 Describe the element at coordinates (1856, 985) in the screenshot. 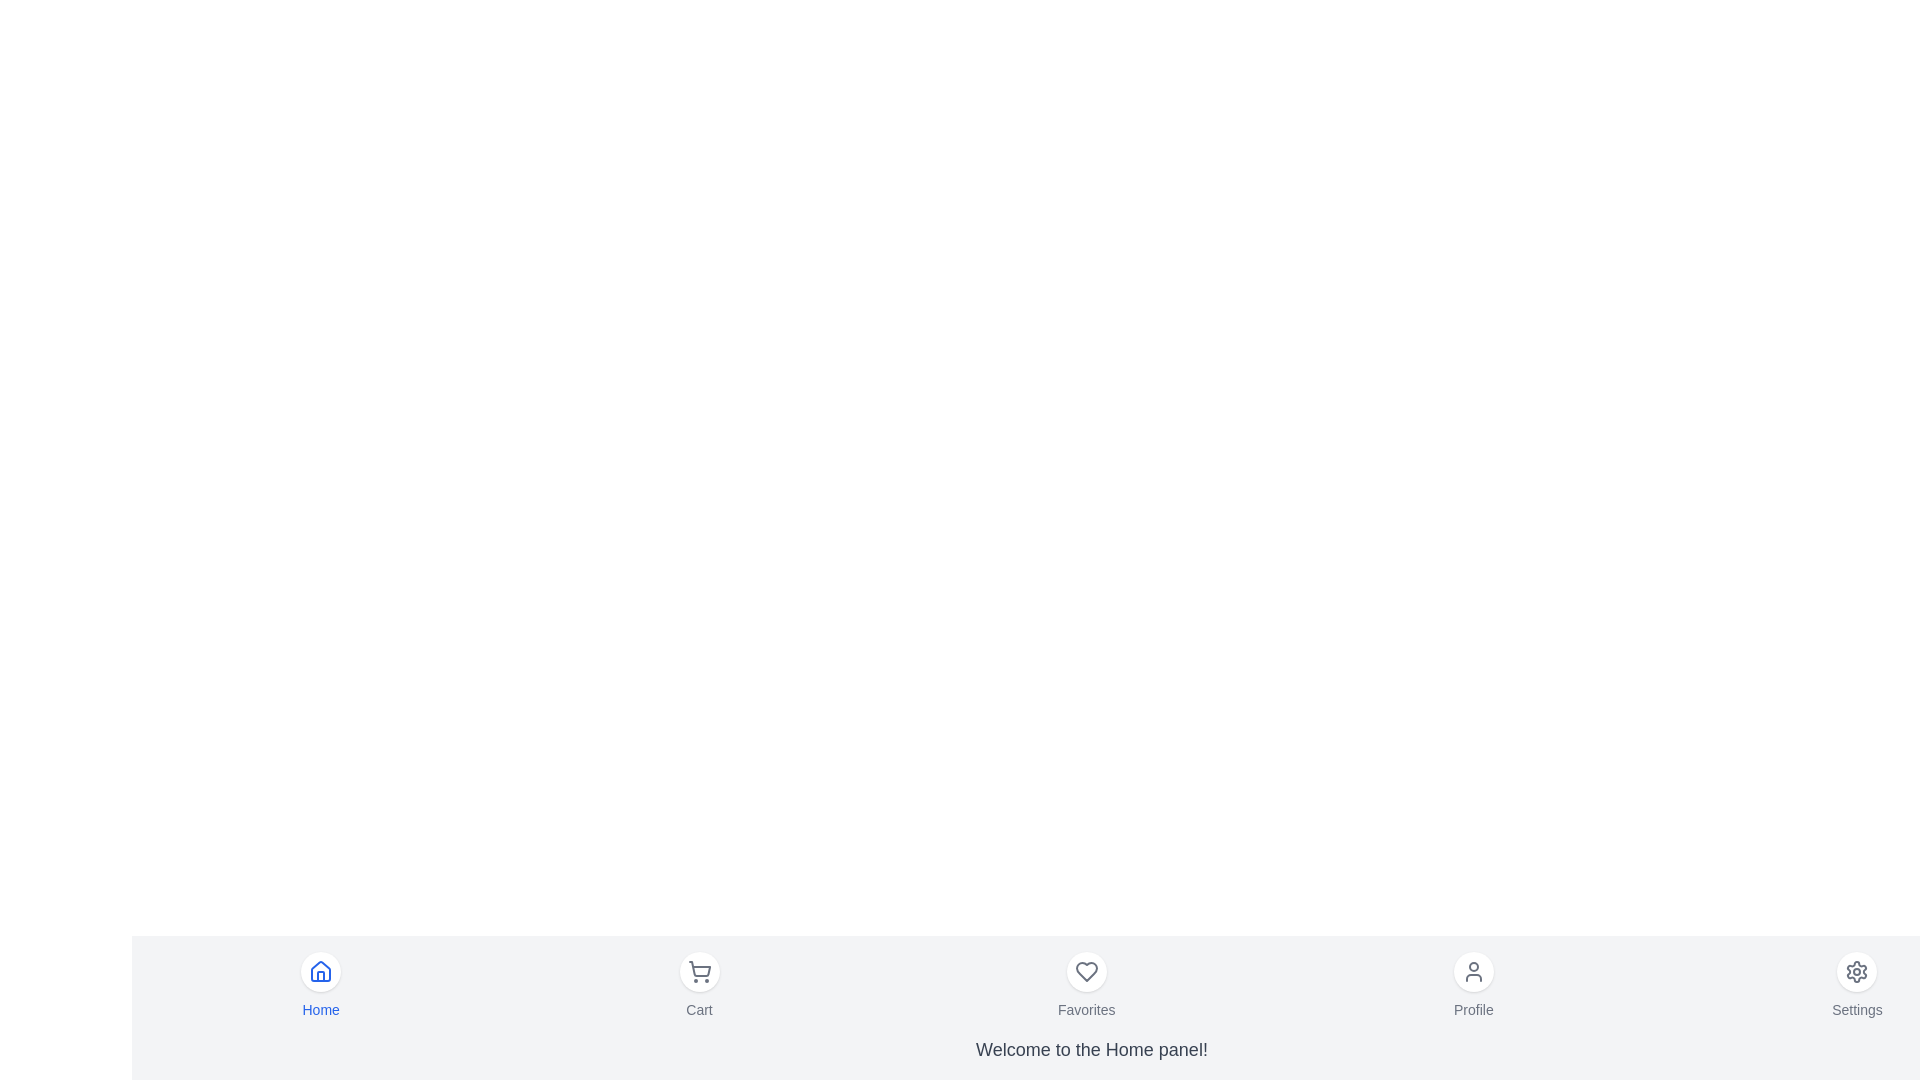

I see `the menu item labeled Settings to observe the hover effect` at that location.